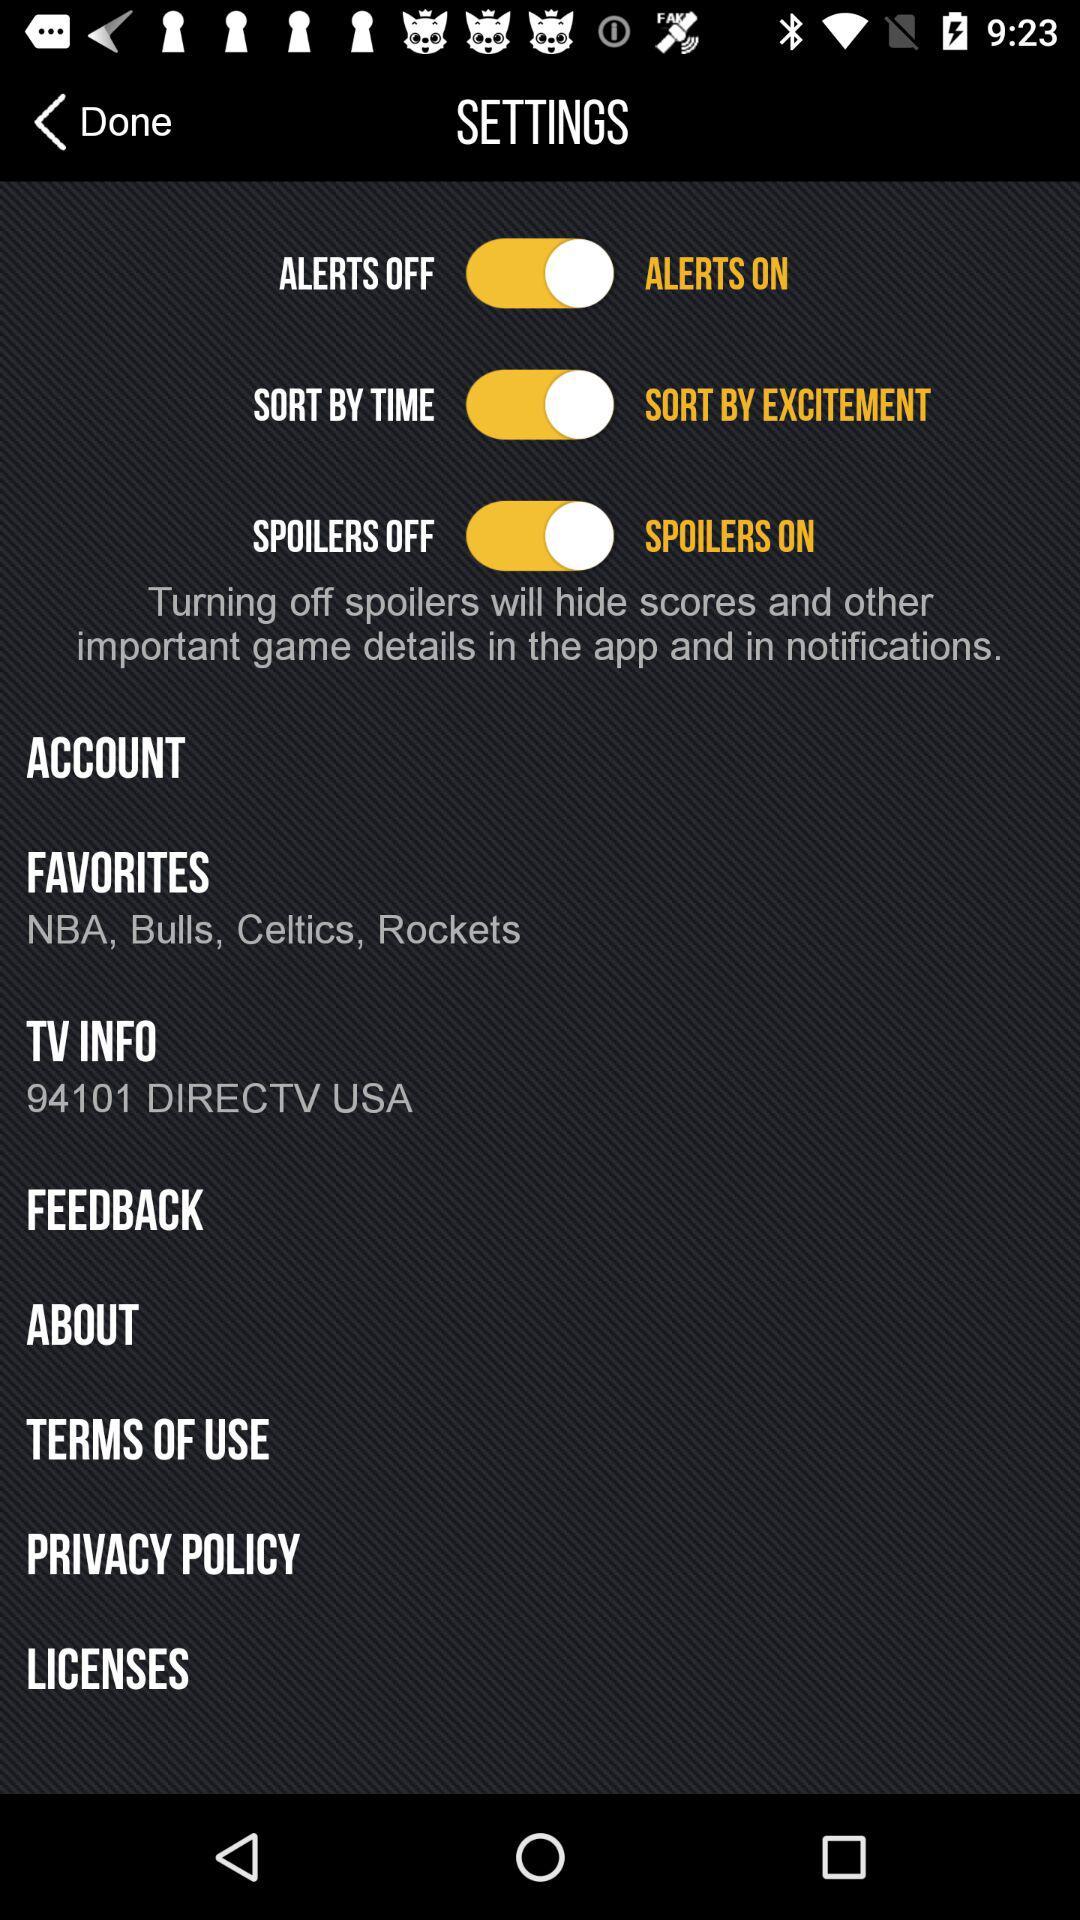  I want to click on spoilers option, so click(540, 535).